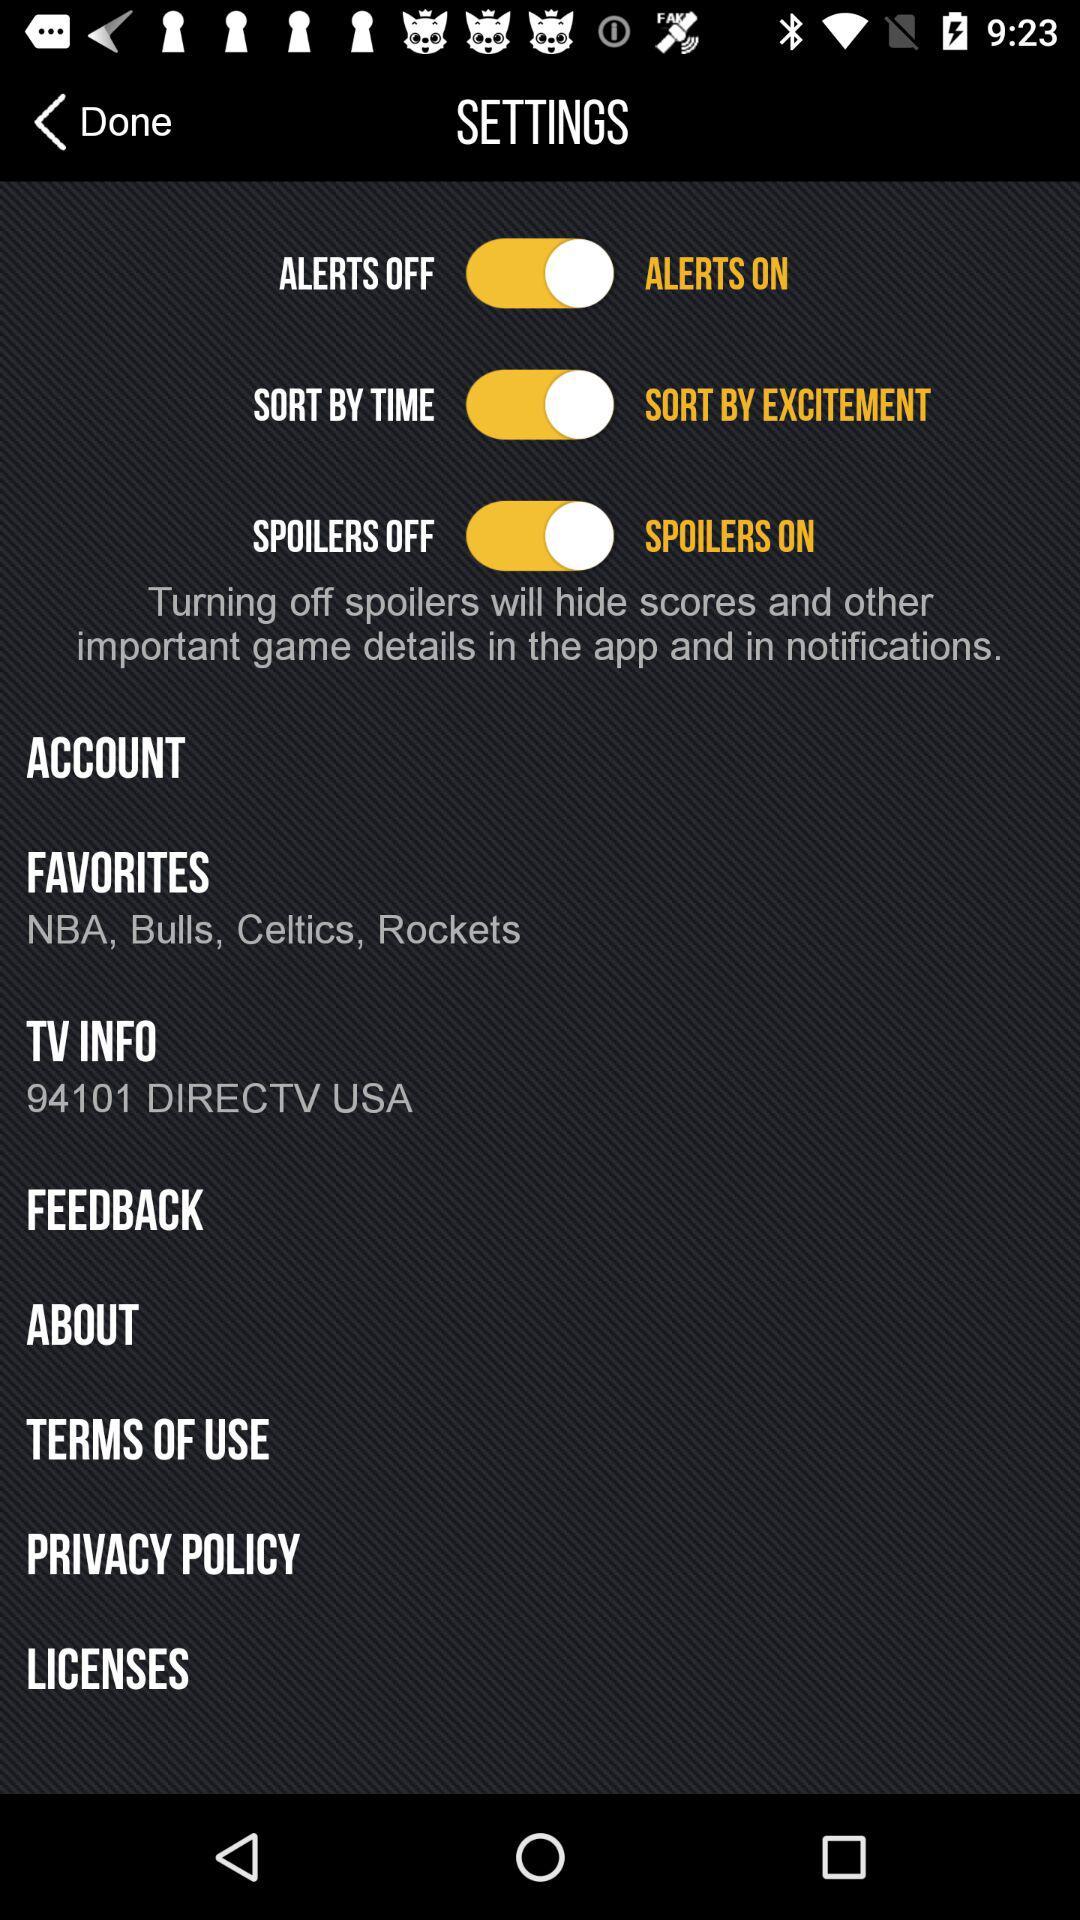  I want to click on spoilers option, so click(540, 535).